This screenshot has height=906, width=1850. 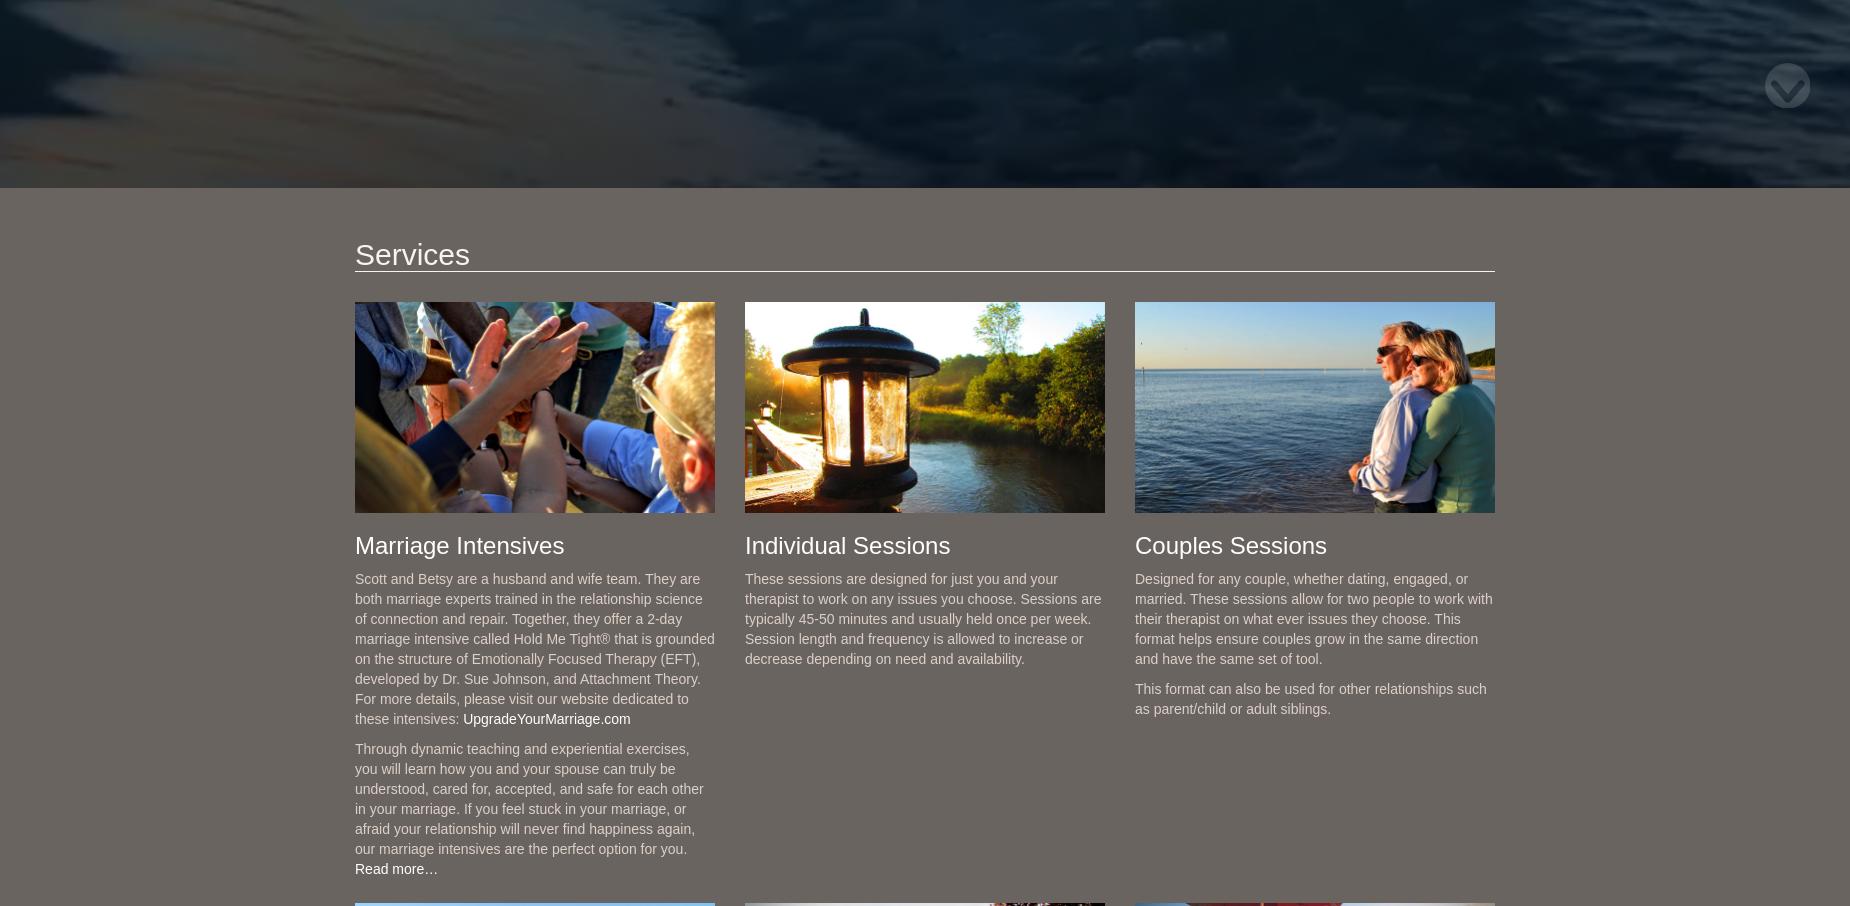 What do you see at coordinates (922, 618) in the screenshot?
I see `'These sessions are designed for just you and your therapist to work on any issues you choose. Sessions are typically 45-50 minutes and usually held once per week. Session length and frequency is allowed to increase or decrease depending on need and availability.'` at bounding box center [922, 618].